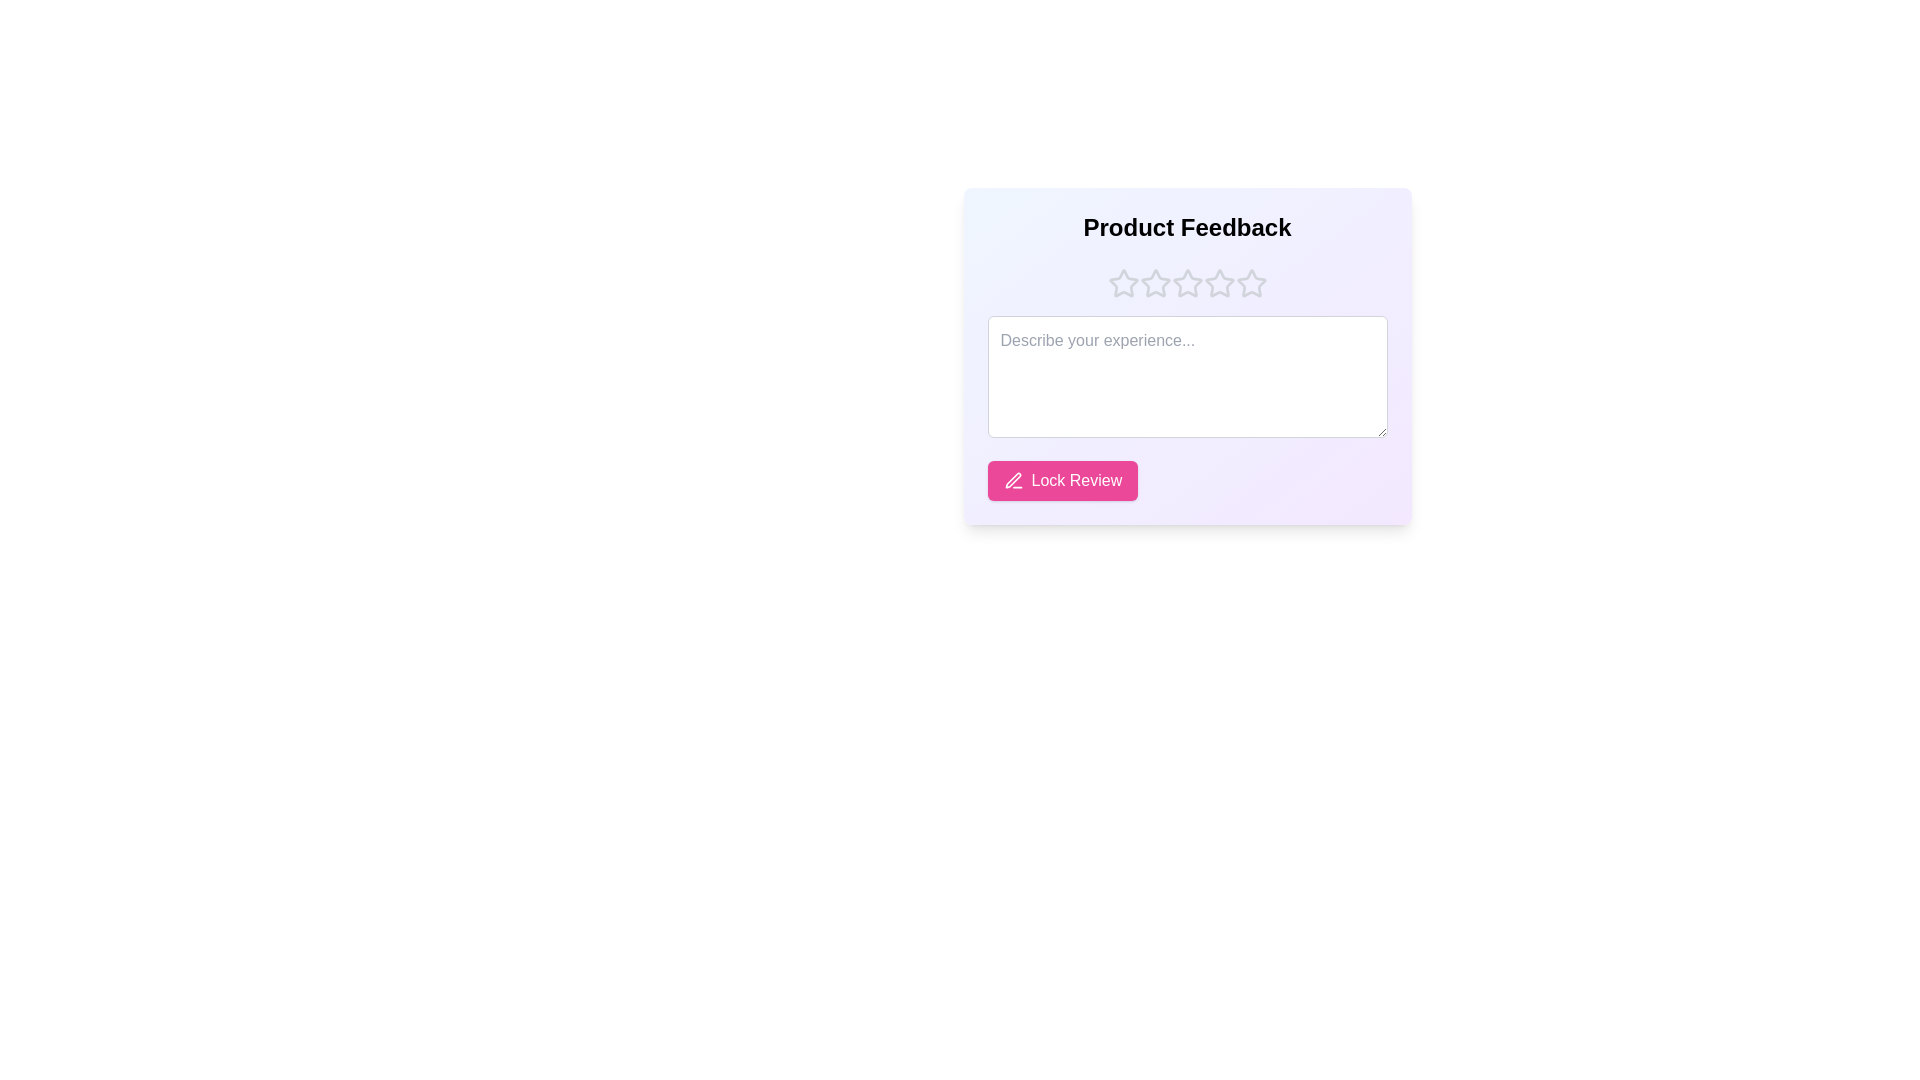 The height and width of the screenshot is (1080, 1920). What do you see at coordinates (1187, 377) in the screenshot?
I see `the text area to select all text` at bounding box center [1187, 377].